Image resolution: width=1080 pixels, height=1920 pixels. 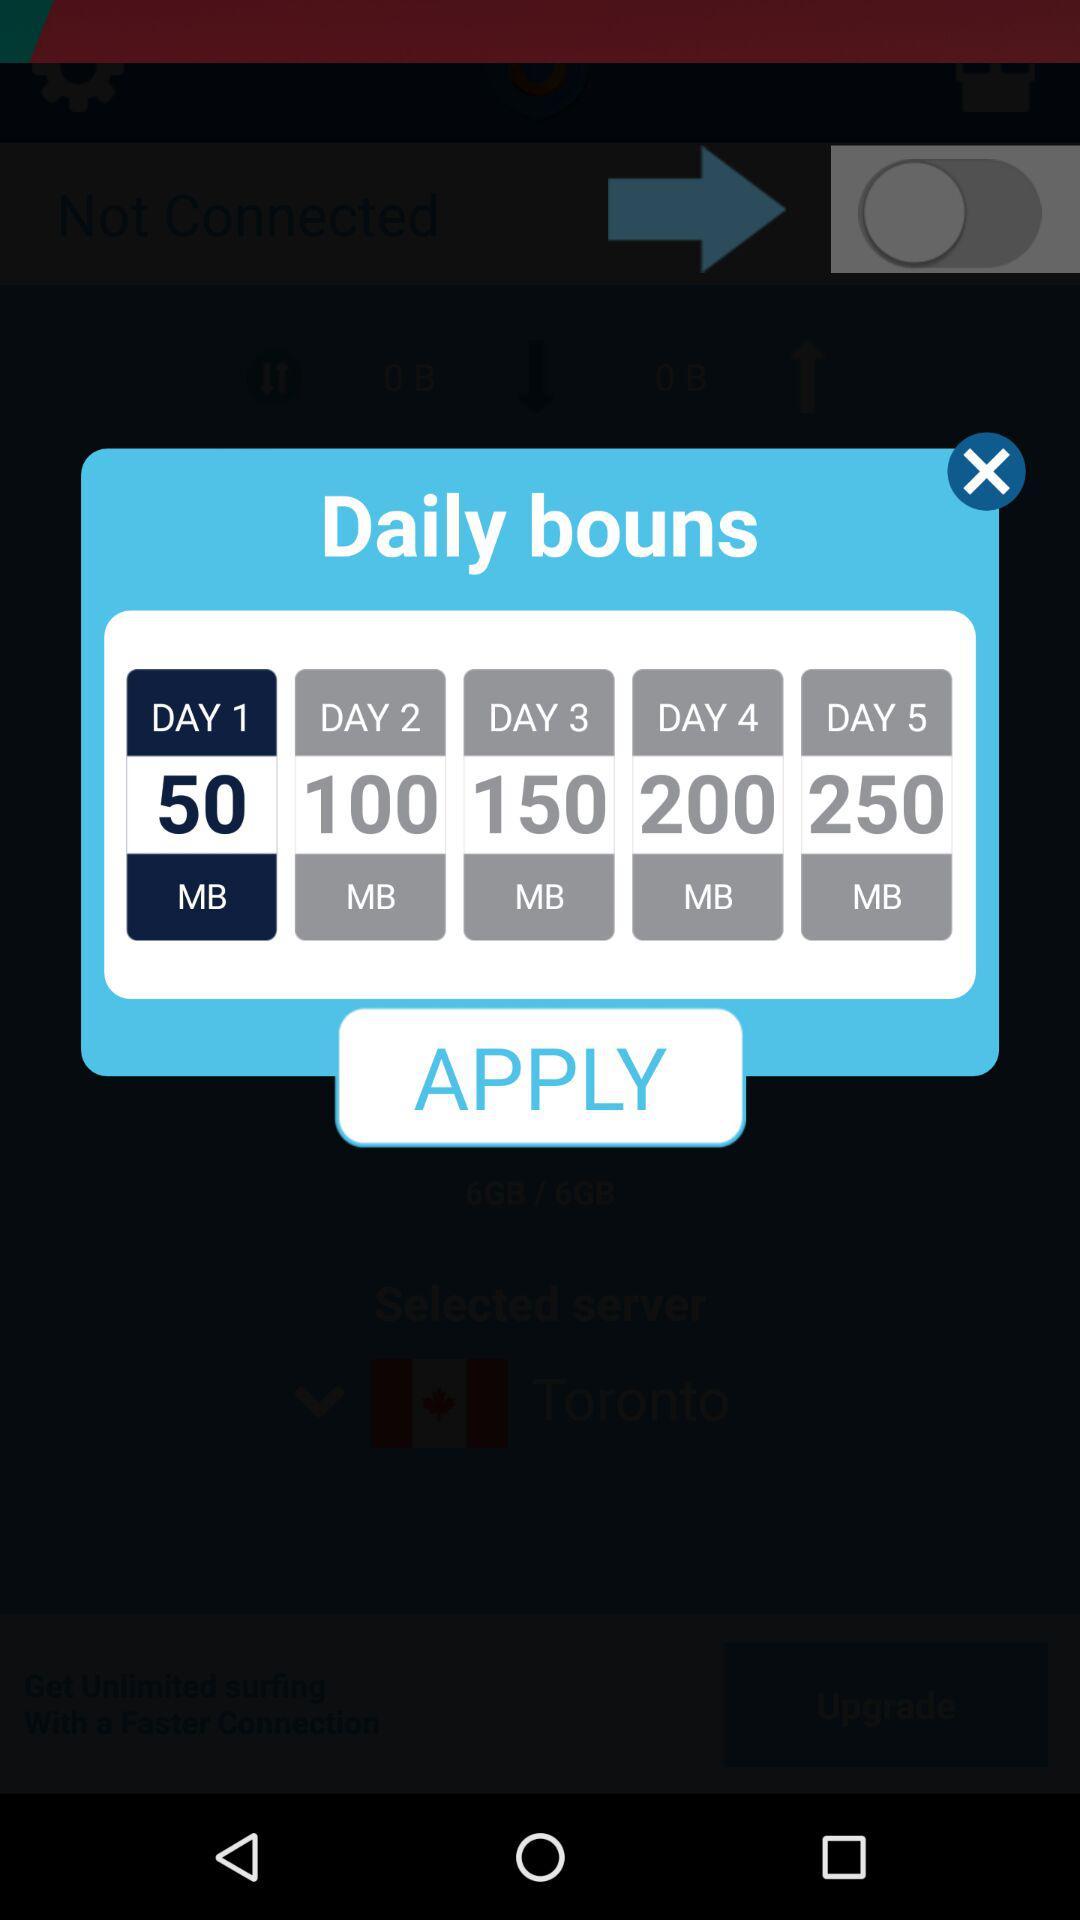 I want to click on the close icon, so click(x=985, y=504).